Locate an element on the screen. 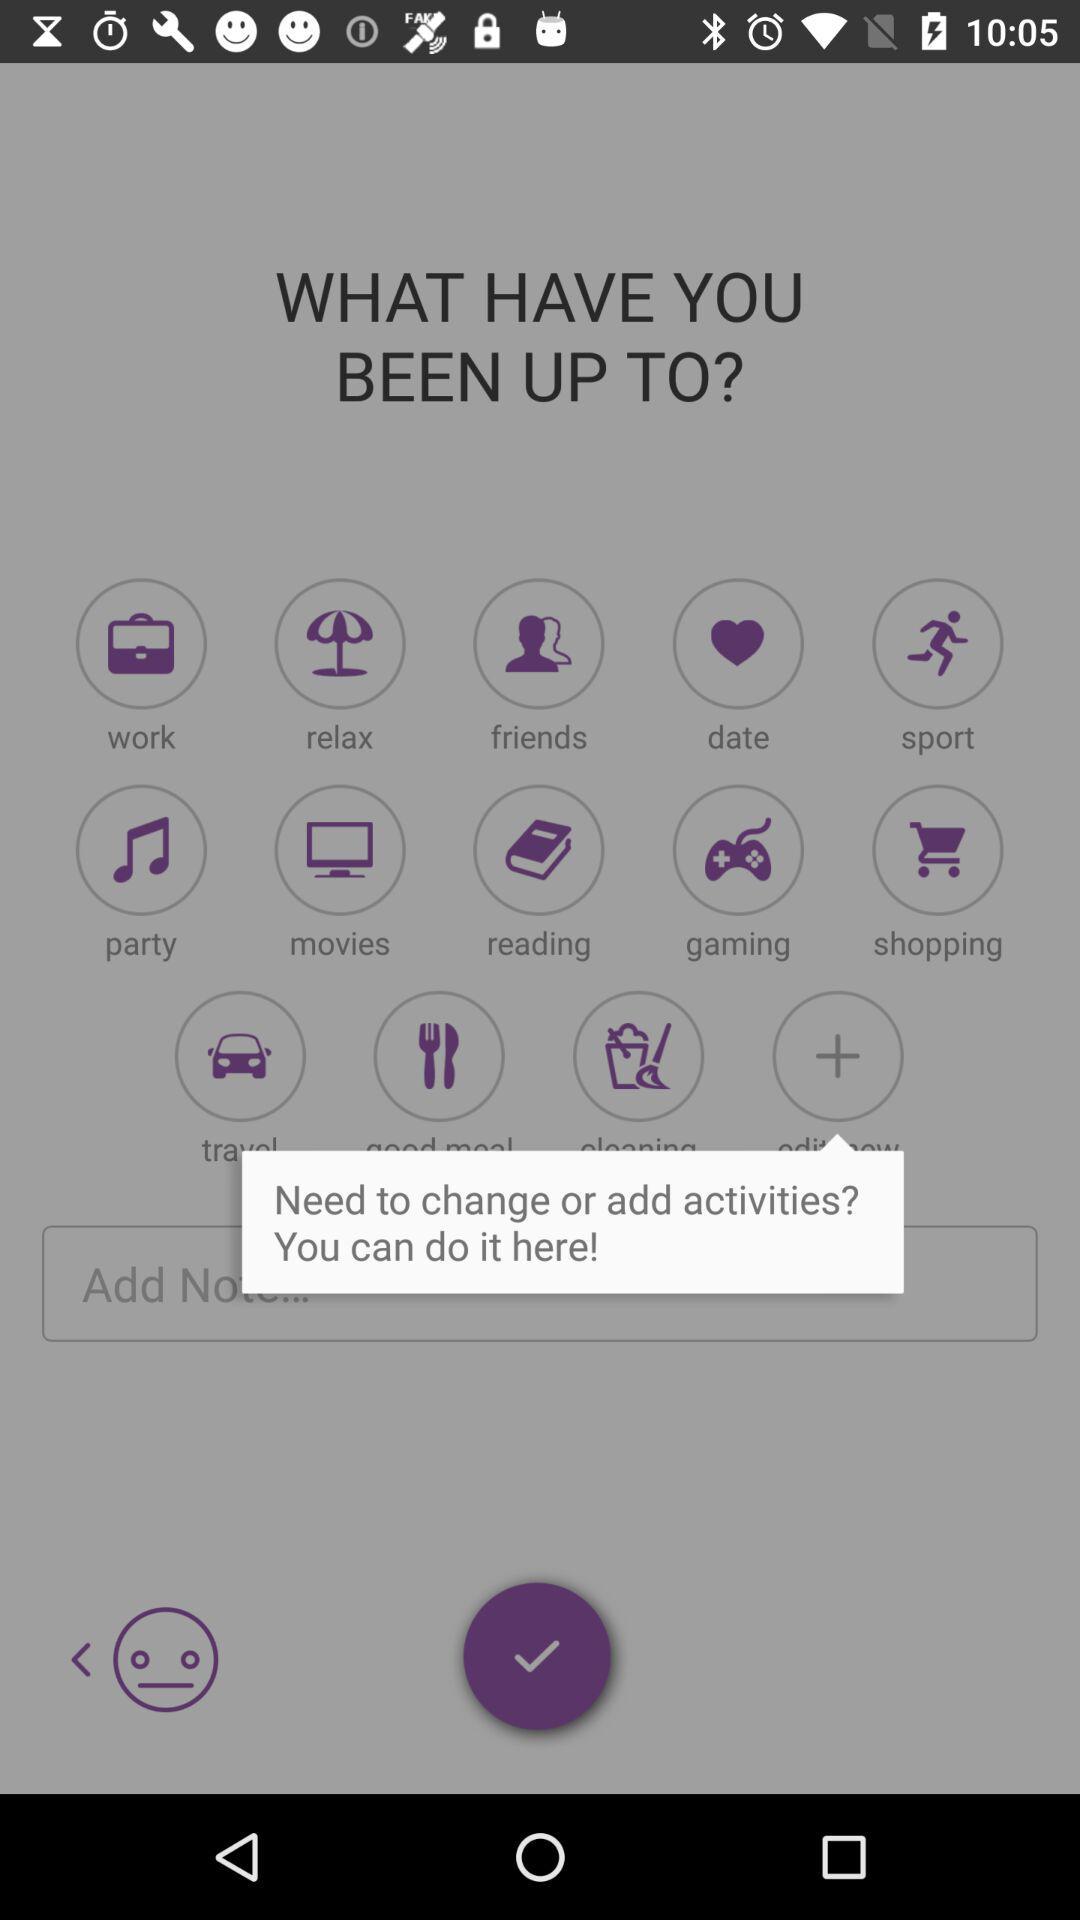 This screenshot has width=1080, height=1920. a date to your journal is located at coordinates (738, 643).